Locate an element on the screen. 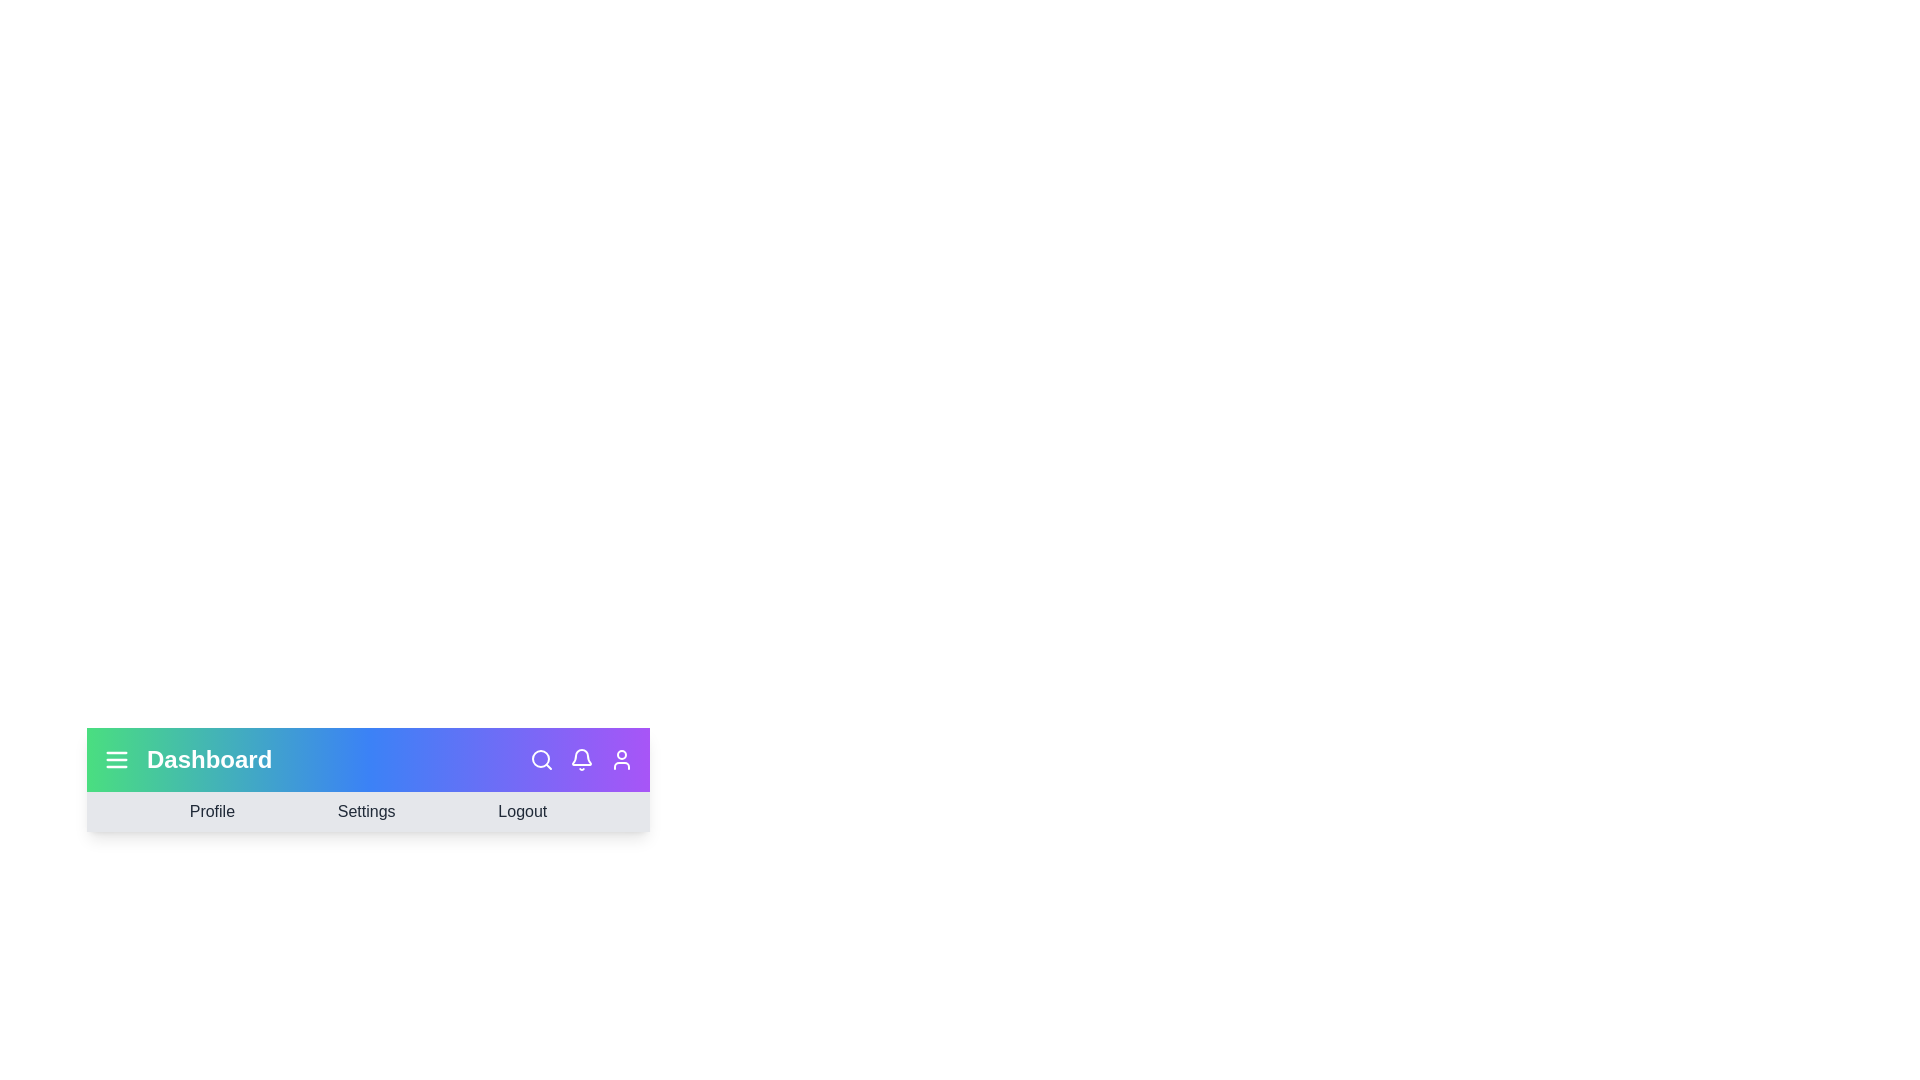  the 'Logout' menu item is located at coordinates (522, 812).